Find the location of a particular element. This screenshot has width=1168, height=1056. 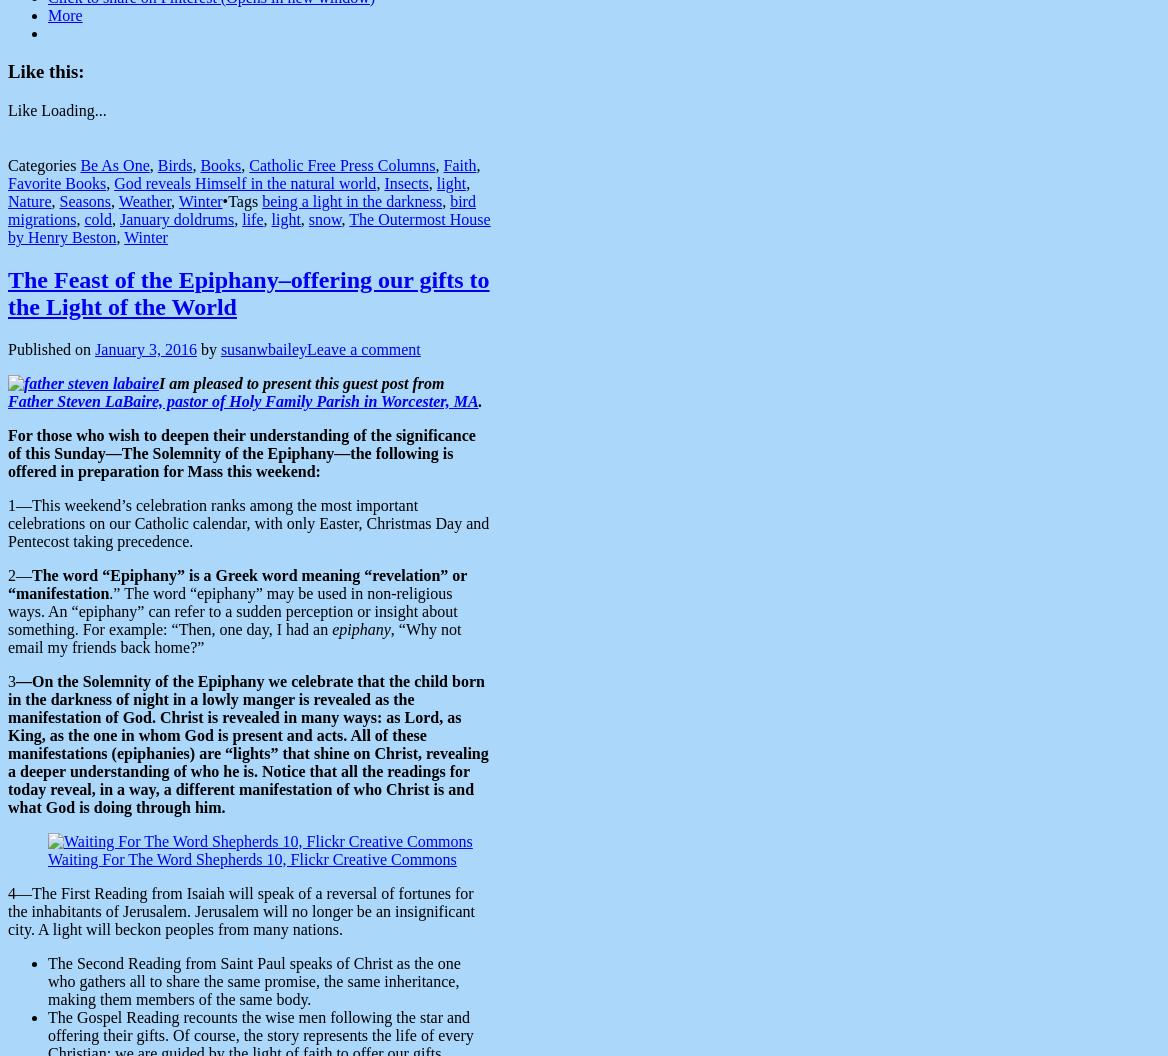

'—On the Solemnity of the Epiphany we celebrate that the child born in the darkness of night in a lowly manger is revealed as the manifestation of God. Christ is revealed in many ways: as Lord, as King, as the one in whom God is present and acts. All of these manifestations (epiphanies) are “lights” that shine on Christ, revealing a deeper understanding of who he is. Notice that all the readings for today reveal, in a way, a different manifestation of who Christ is and what God is doing through him.' is located at coordinates (246, 742).